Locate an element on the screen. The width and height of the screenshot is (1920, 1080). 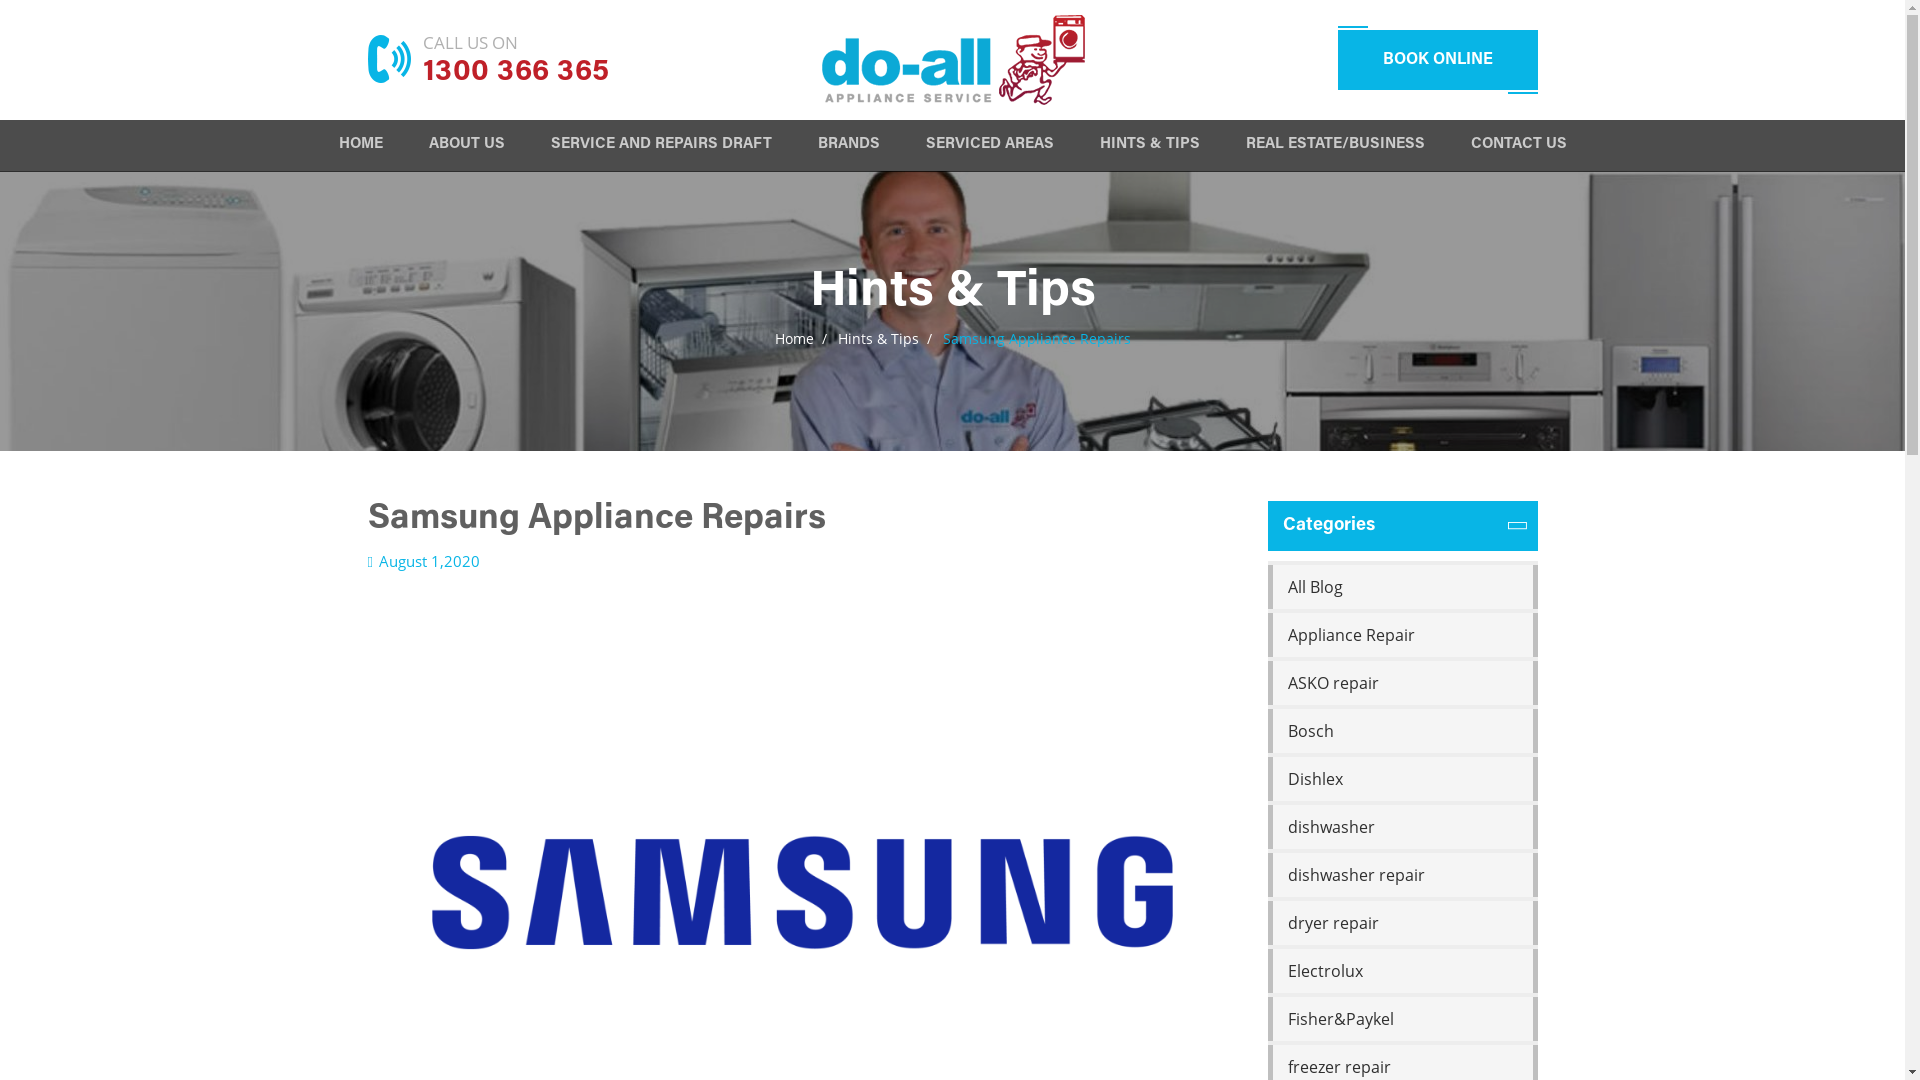
'SERVICE AND REPAIRS DRAFT' is located at coordinates (660, 146).